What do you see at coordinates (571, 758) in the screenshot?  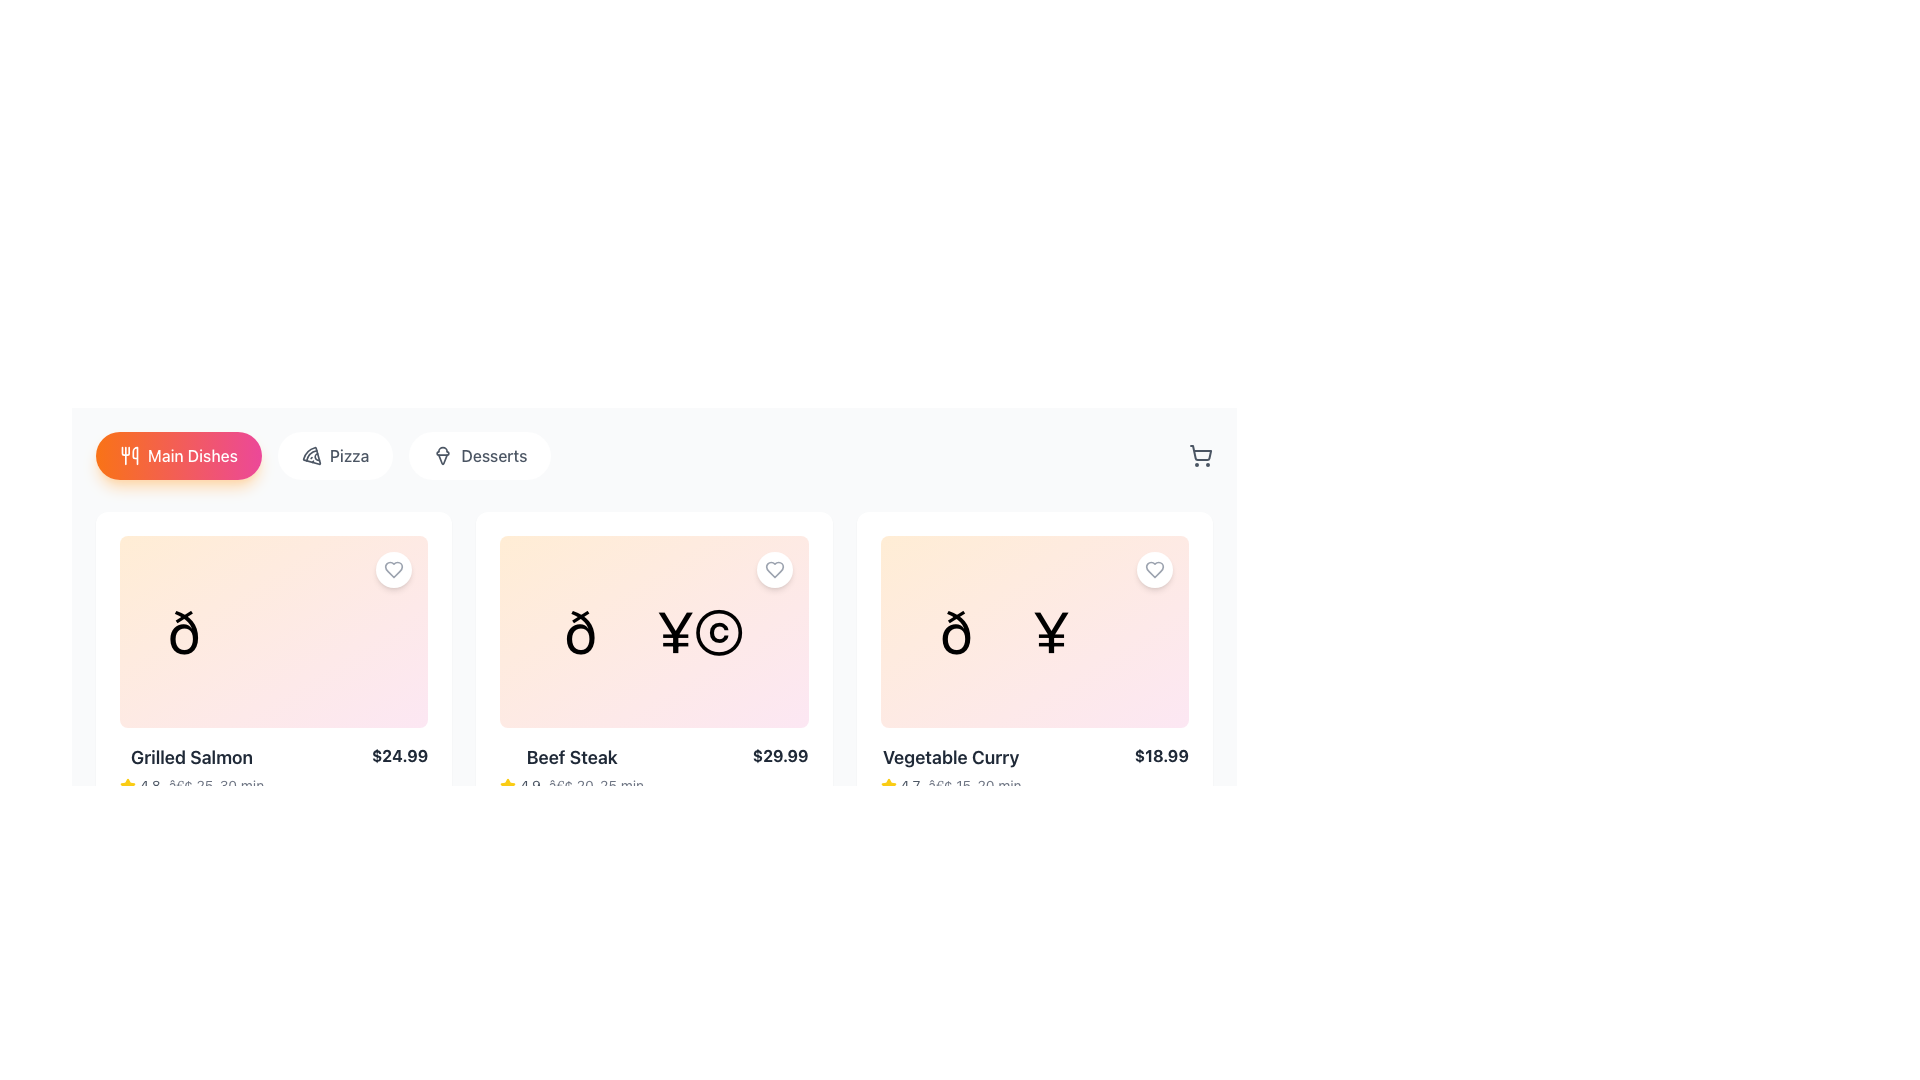 I see `the text label identifying the food item 'Beef Steak', which is centrally located in the second card from the left in a horizontally aligned list of food items` at bounding box center [571, 758].